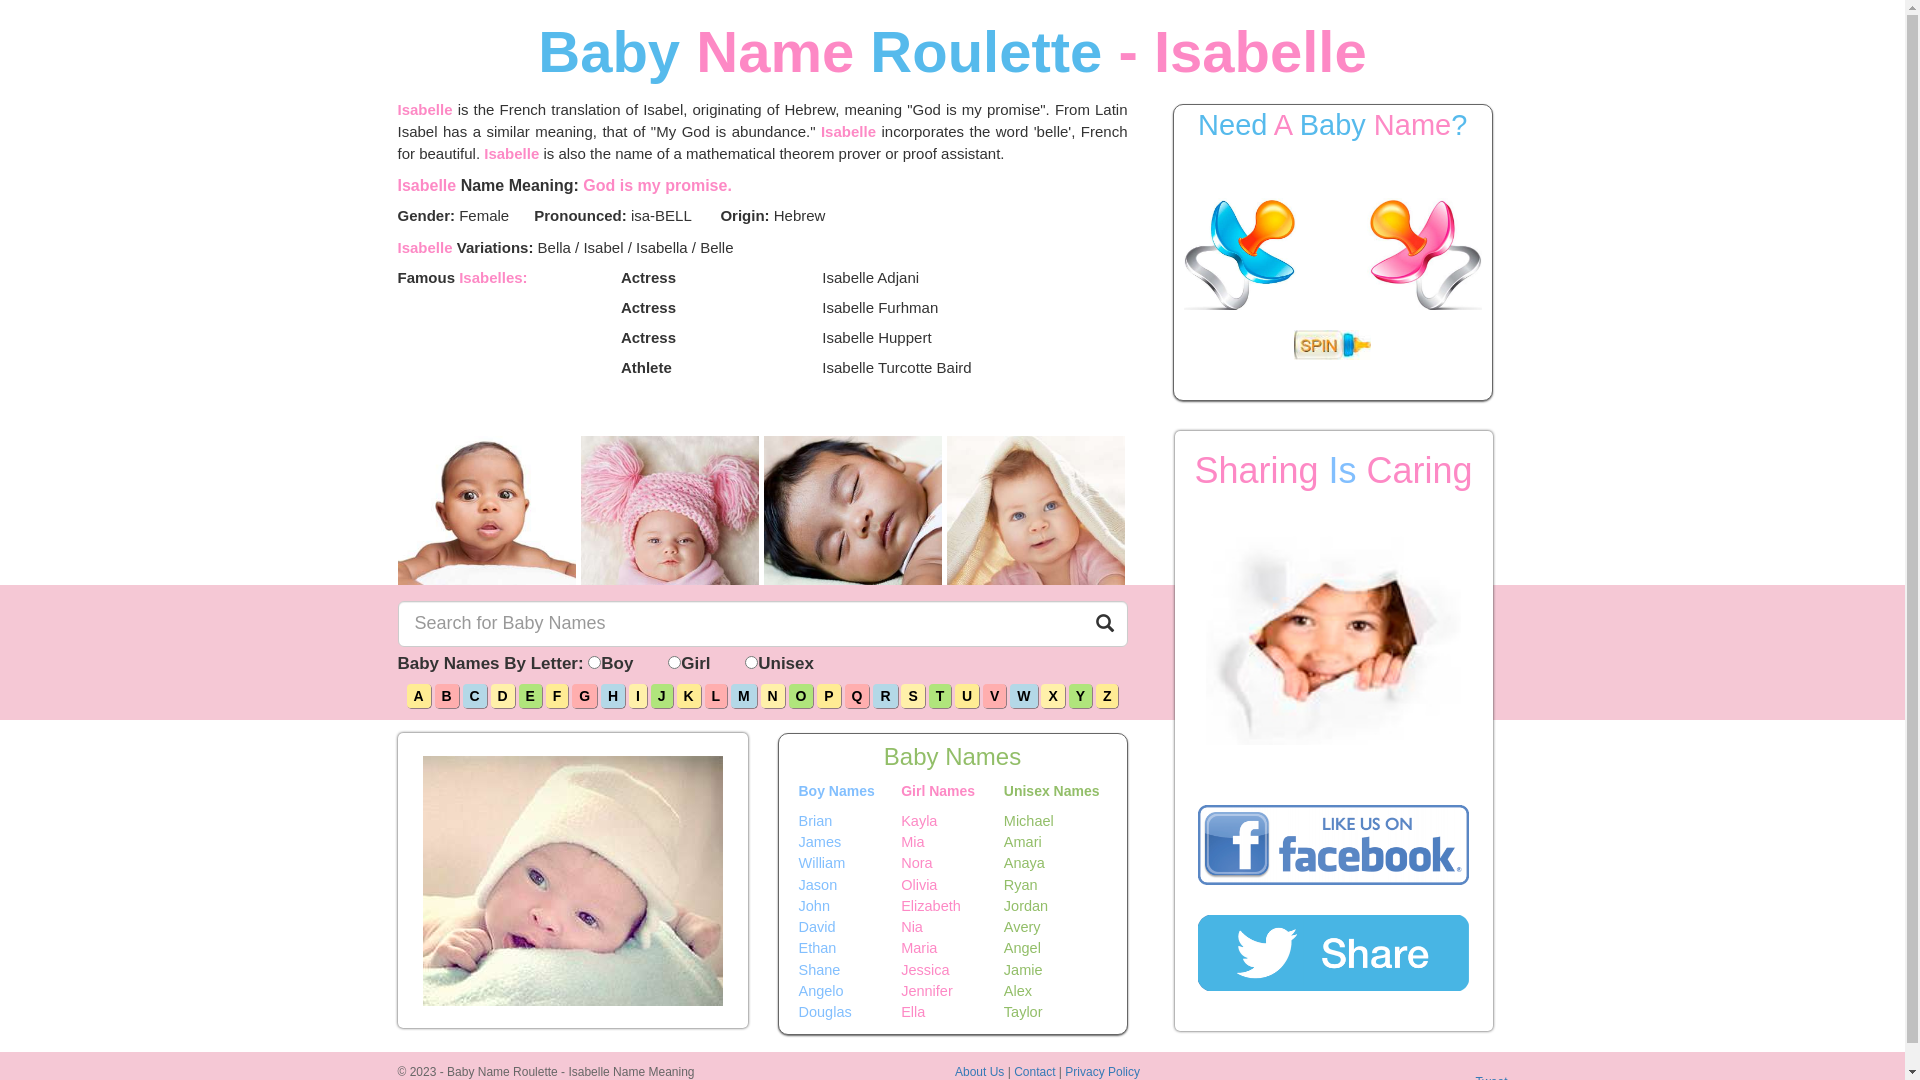  Describe the element at coordinates (857, 694) in the screenshot. I see `'Q'` at that location.